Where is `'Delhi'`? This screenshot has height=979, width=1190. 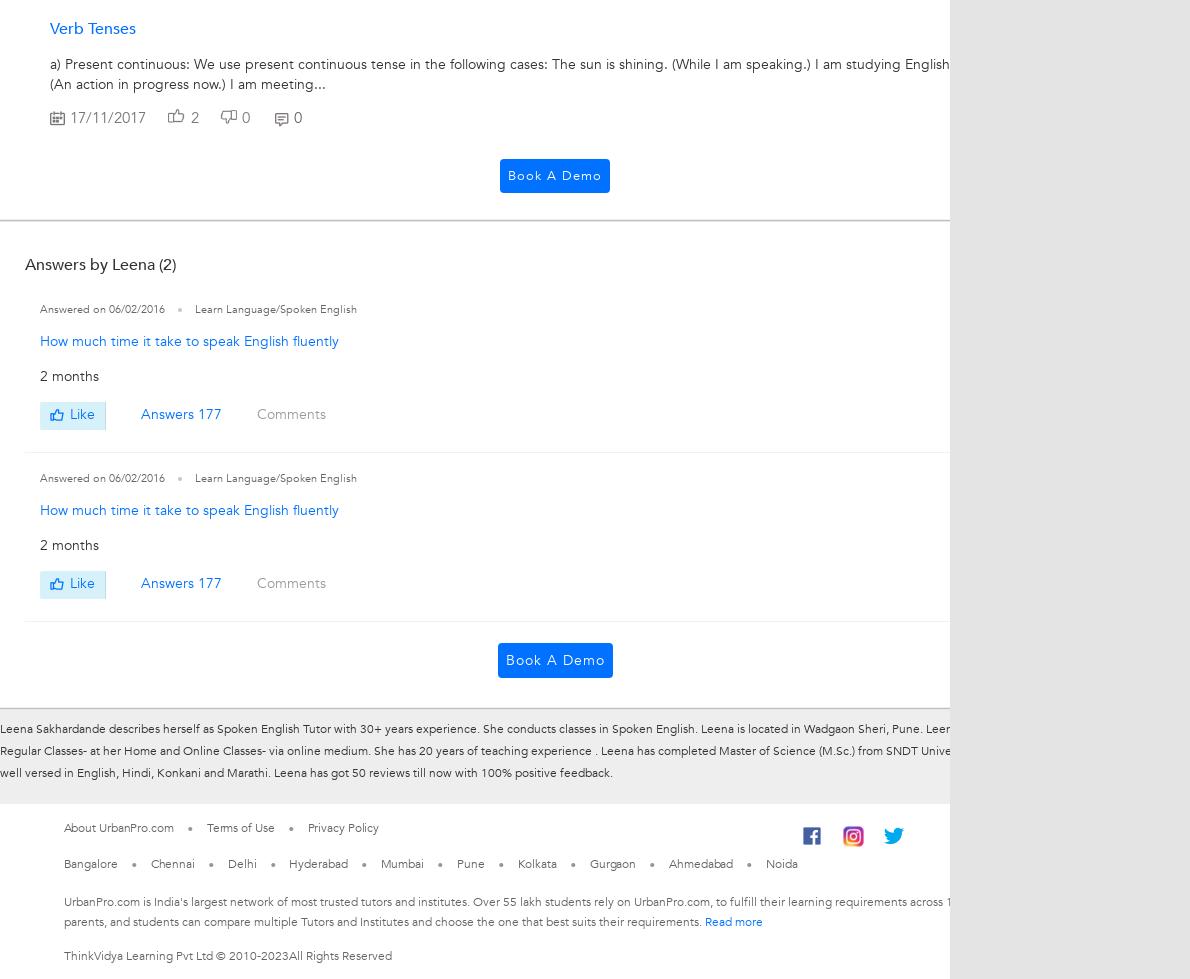 'Delhi' is located at coordinates (241, 861).